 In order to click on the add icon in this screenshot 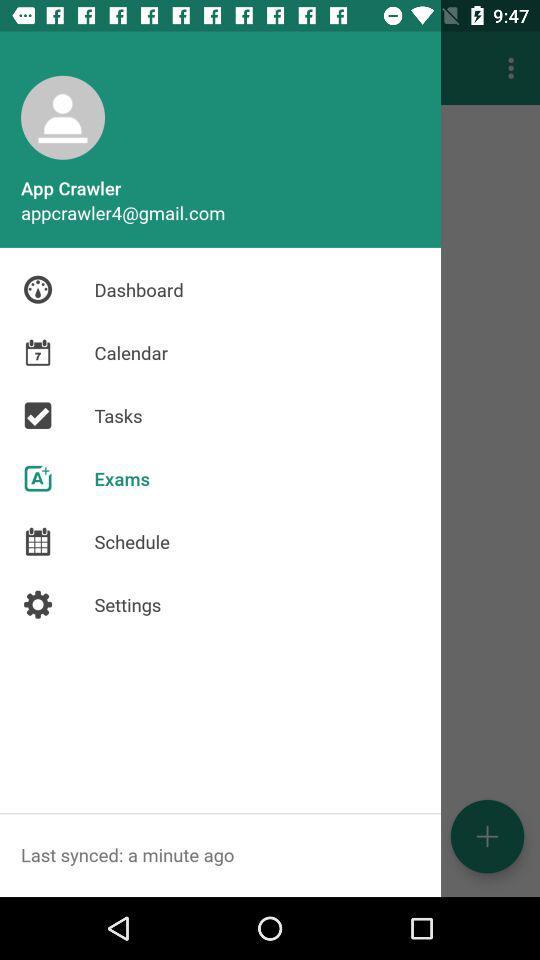, I will do `click(486, 836)`.